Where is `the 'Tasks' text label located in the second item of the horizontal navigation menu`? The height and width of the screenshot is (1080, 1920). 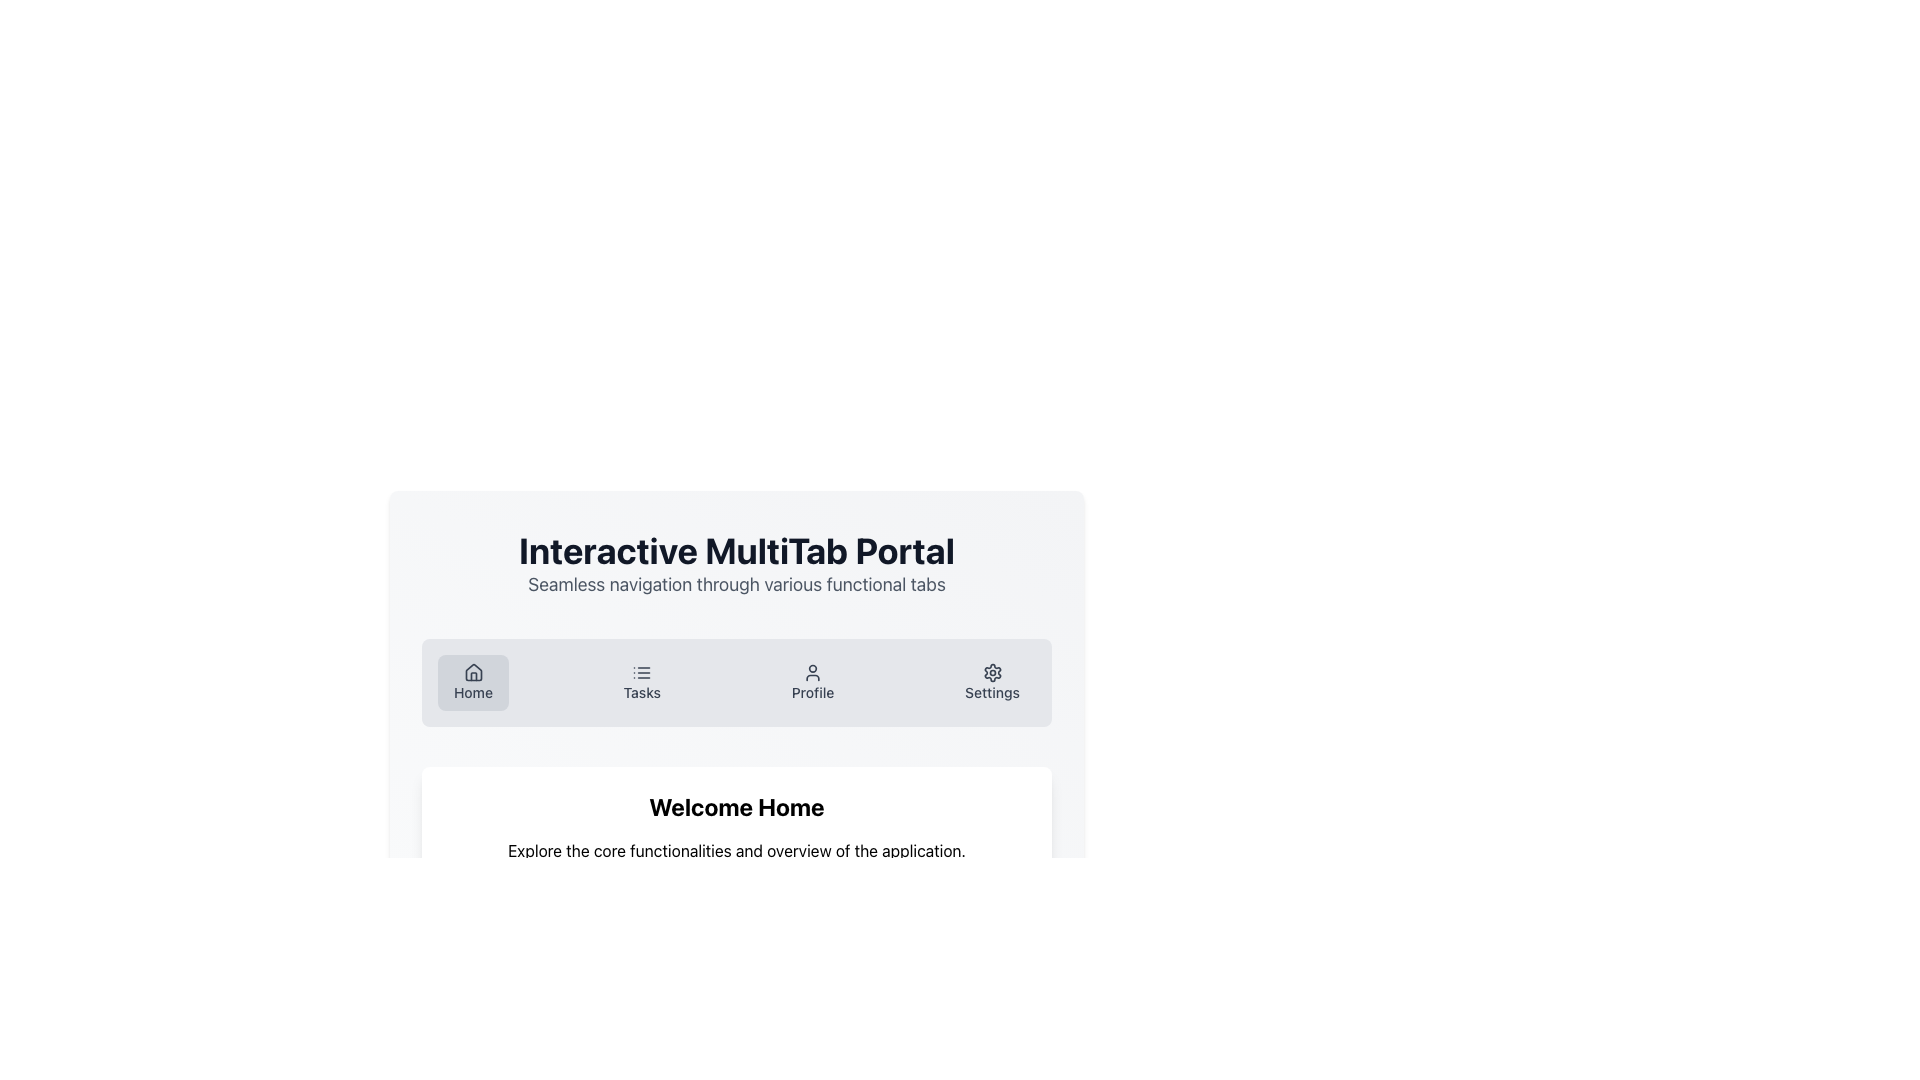
the 'Tasks' text label located in the second item of the horizontal navigation menu is located at coordinates (642, 692).